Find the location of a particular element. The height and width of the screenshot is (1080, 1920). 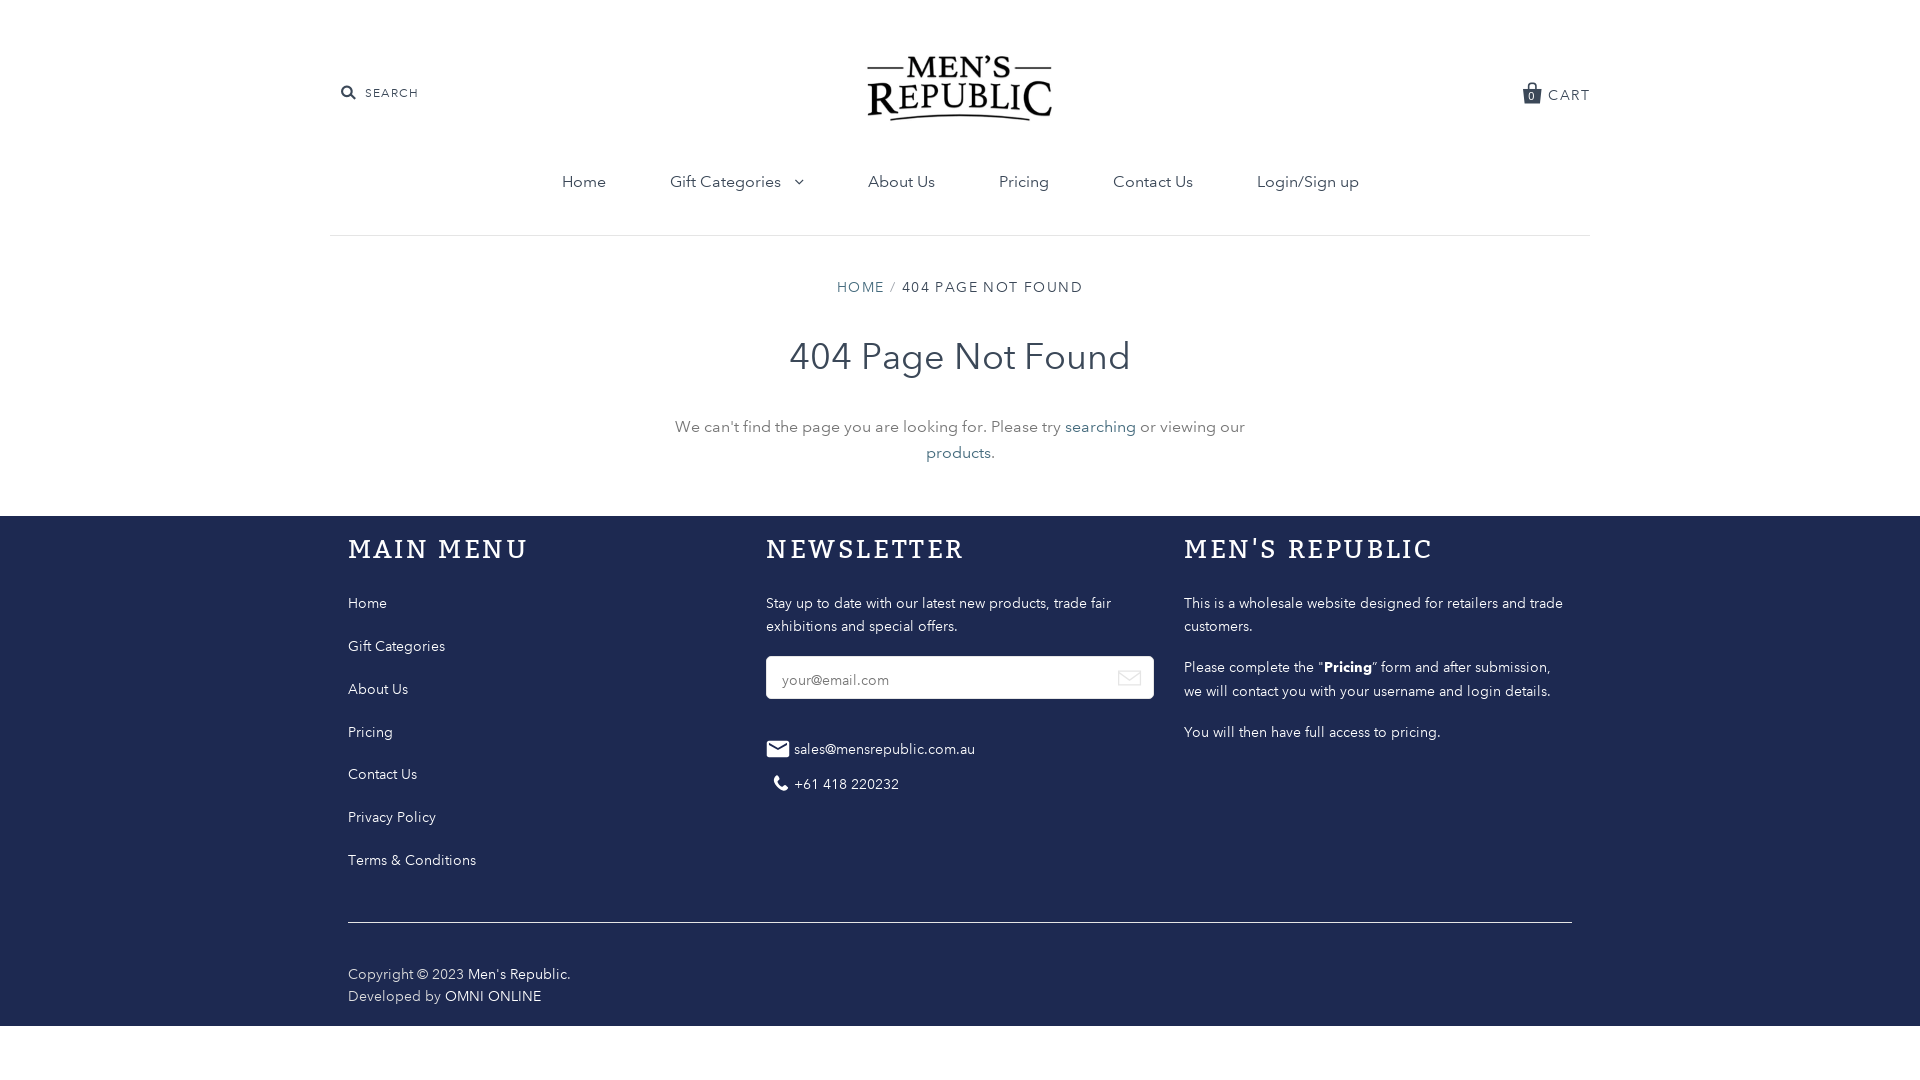

'Login/Sign up' is located at coordinates (1306, 181).